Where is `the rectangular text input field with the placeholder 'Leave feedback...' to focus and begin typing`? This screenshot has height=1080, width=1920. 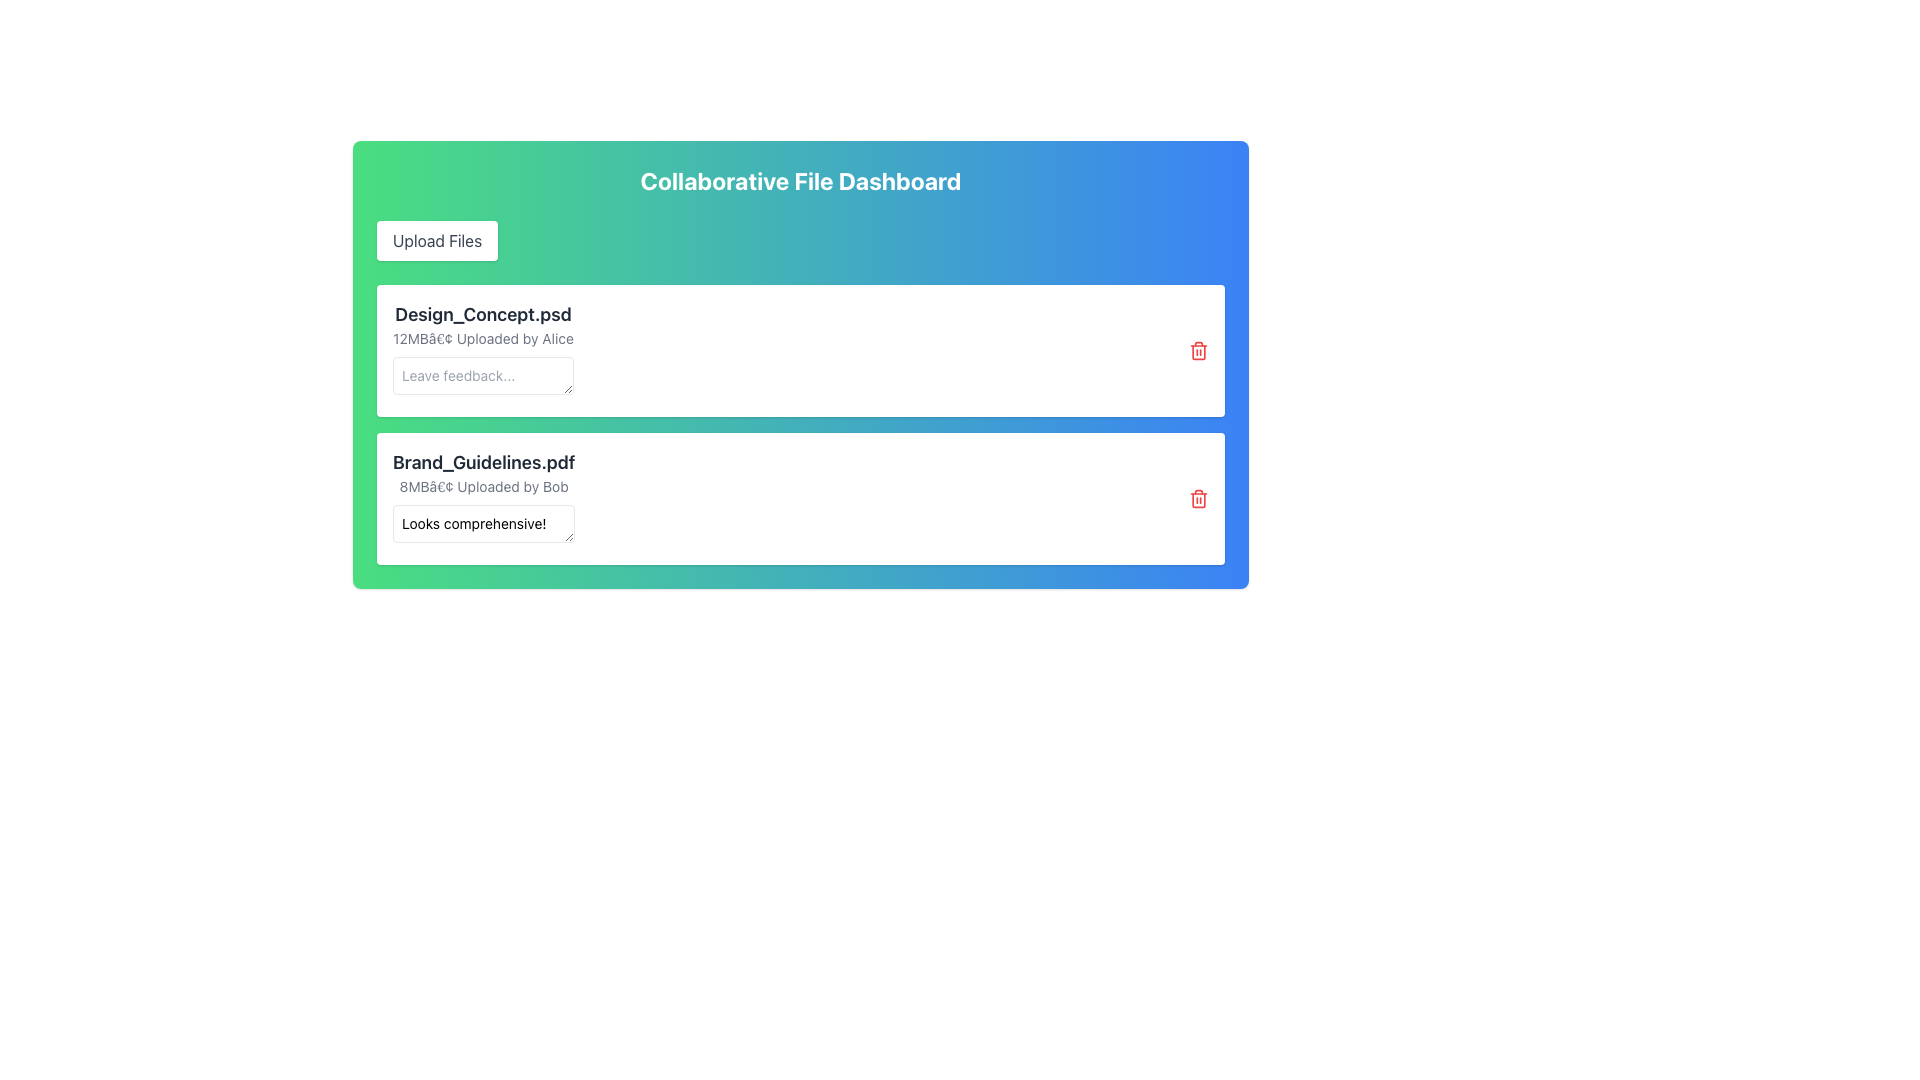
the rectangular text input field with the placeholder 'Leave feedback...' to focus and begin typing is located at coordinates (483, 375).